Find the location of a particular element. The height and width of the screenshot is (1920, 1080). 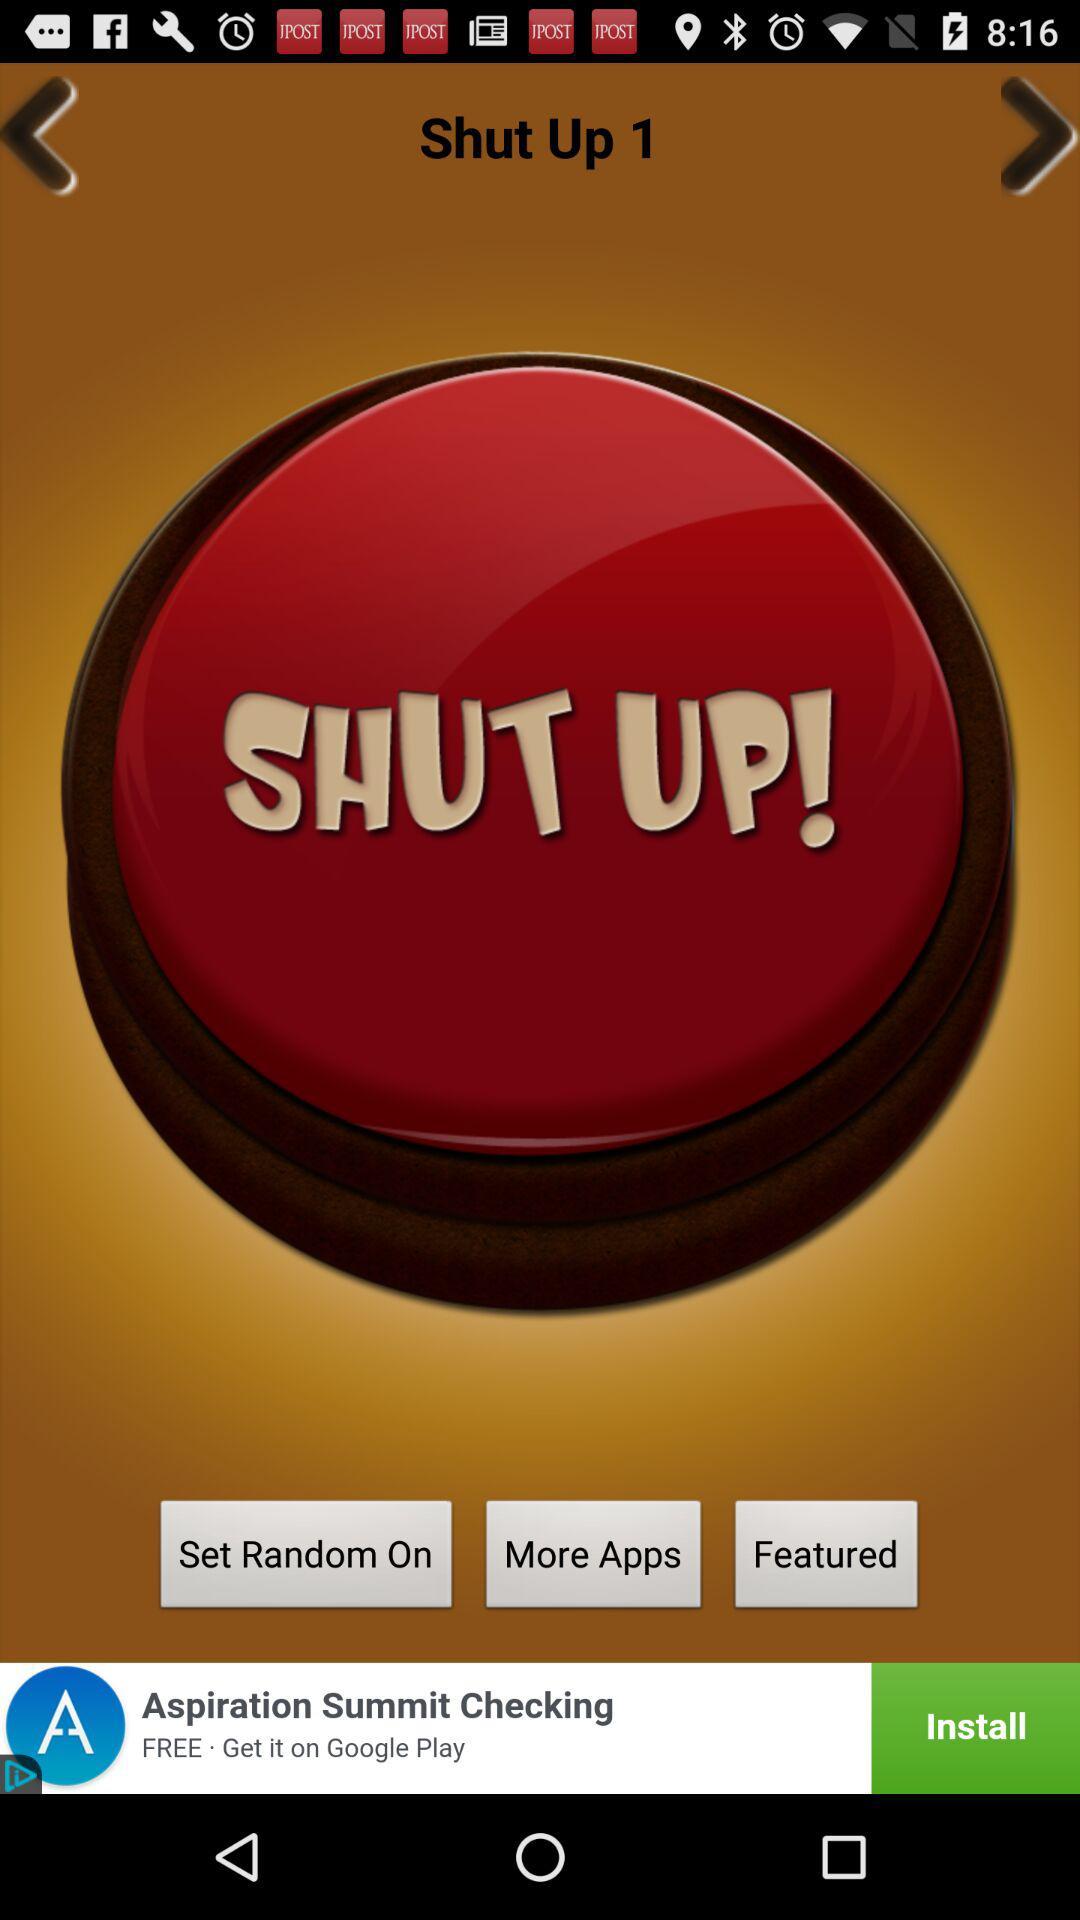

item below the more apps is located at coordinates (540, 1727).